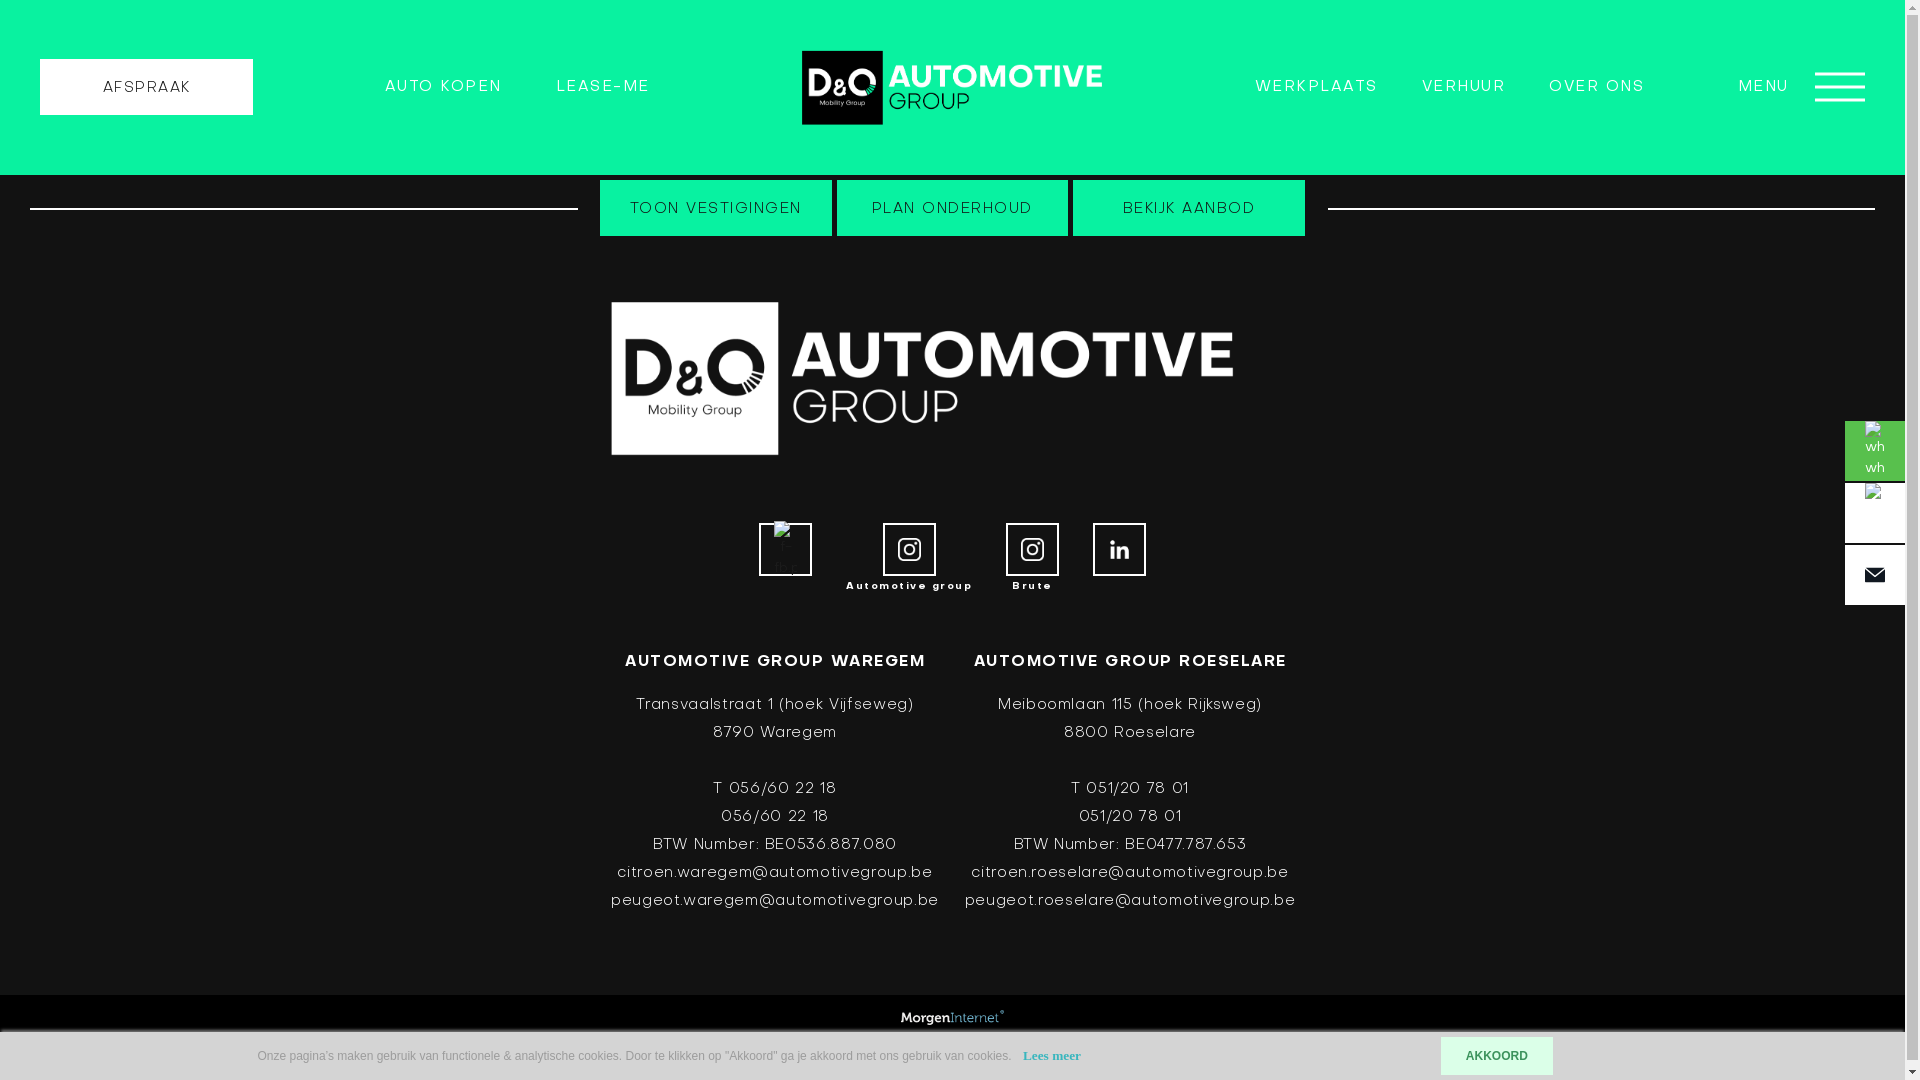 The height and width of the screenshot is (1080, 1920). Describe the element at coordinates (1464, 86) in the screenshot. I see `'VERHUUR'` at that location.